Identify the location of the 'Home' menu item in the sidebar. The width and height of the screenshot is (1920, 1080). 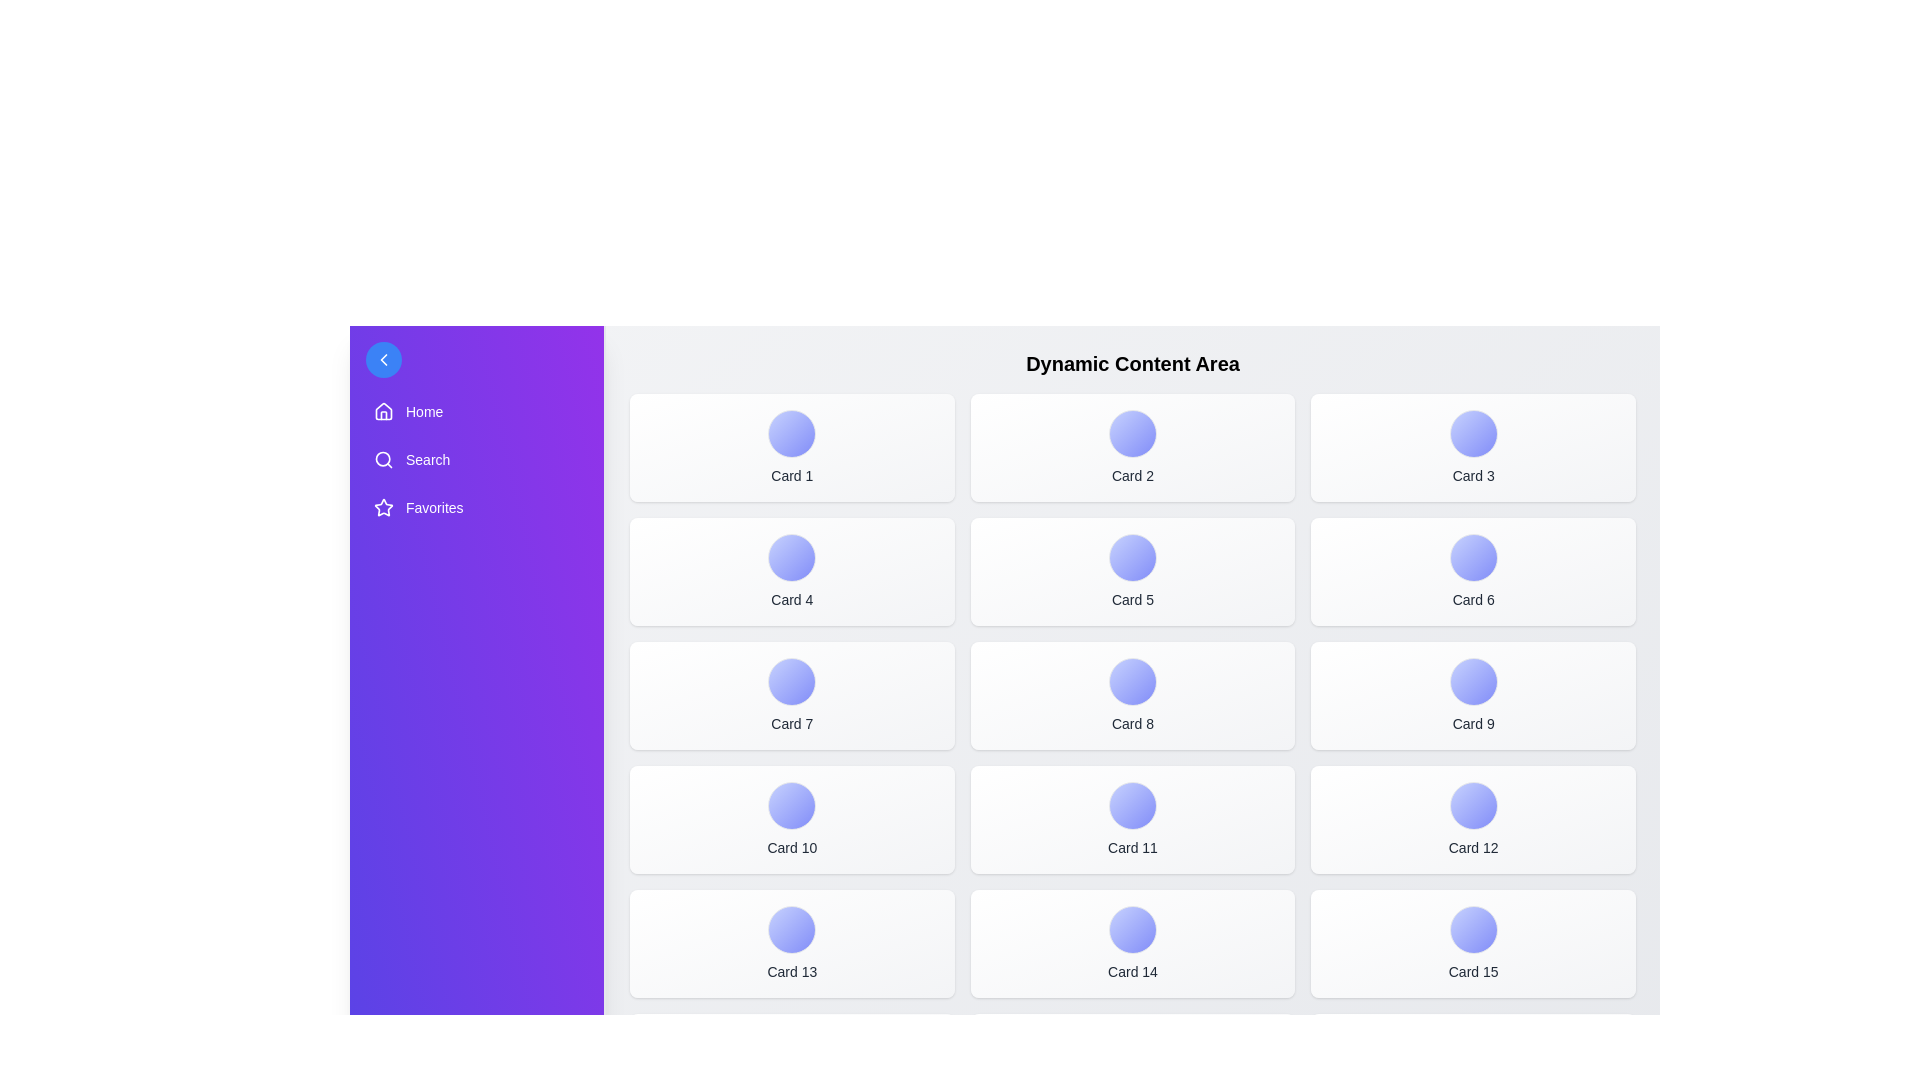
(475, 411).